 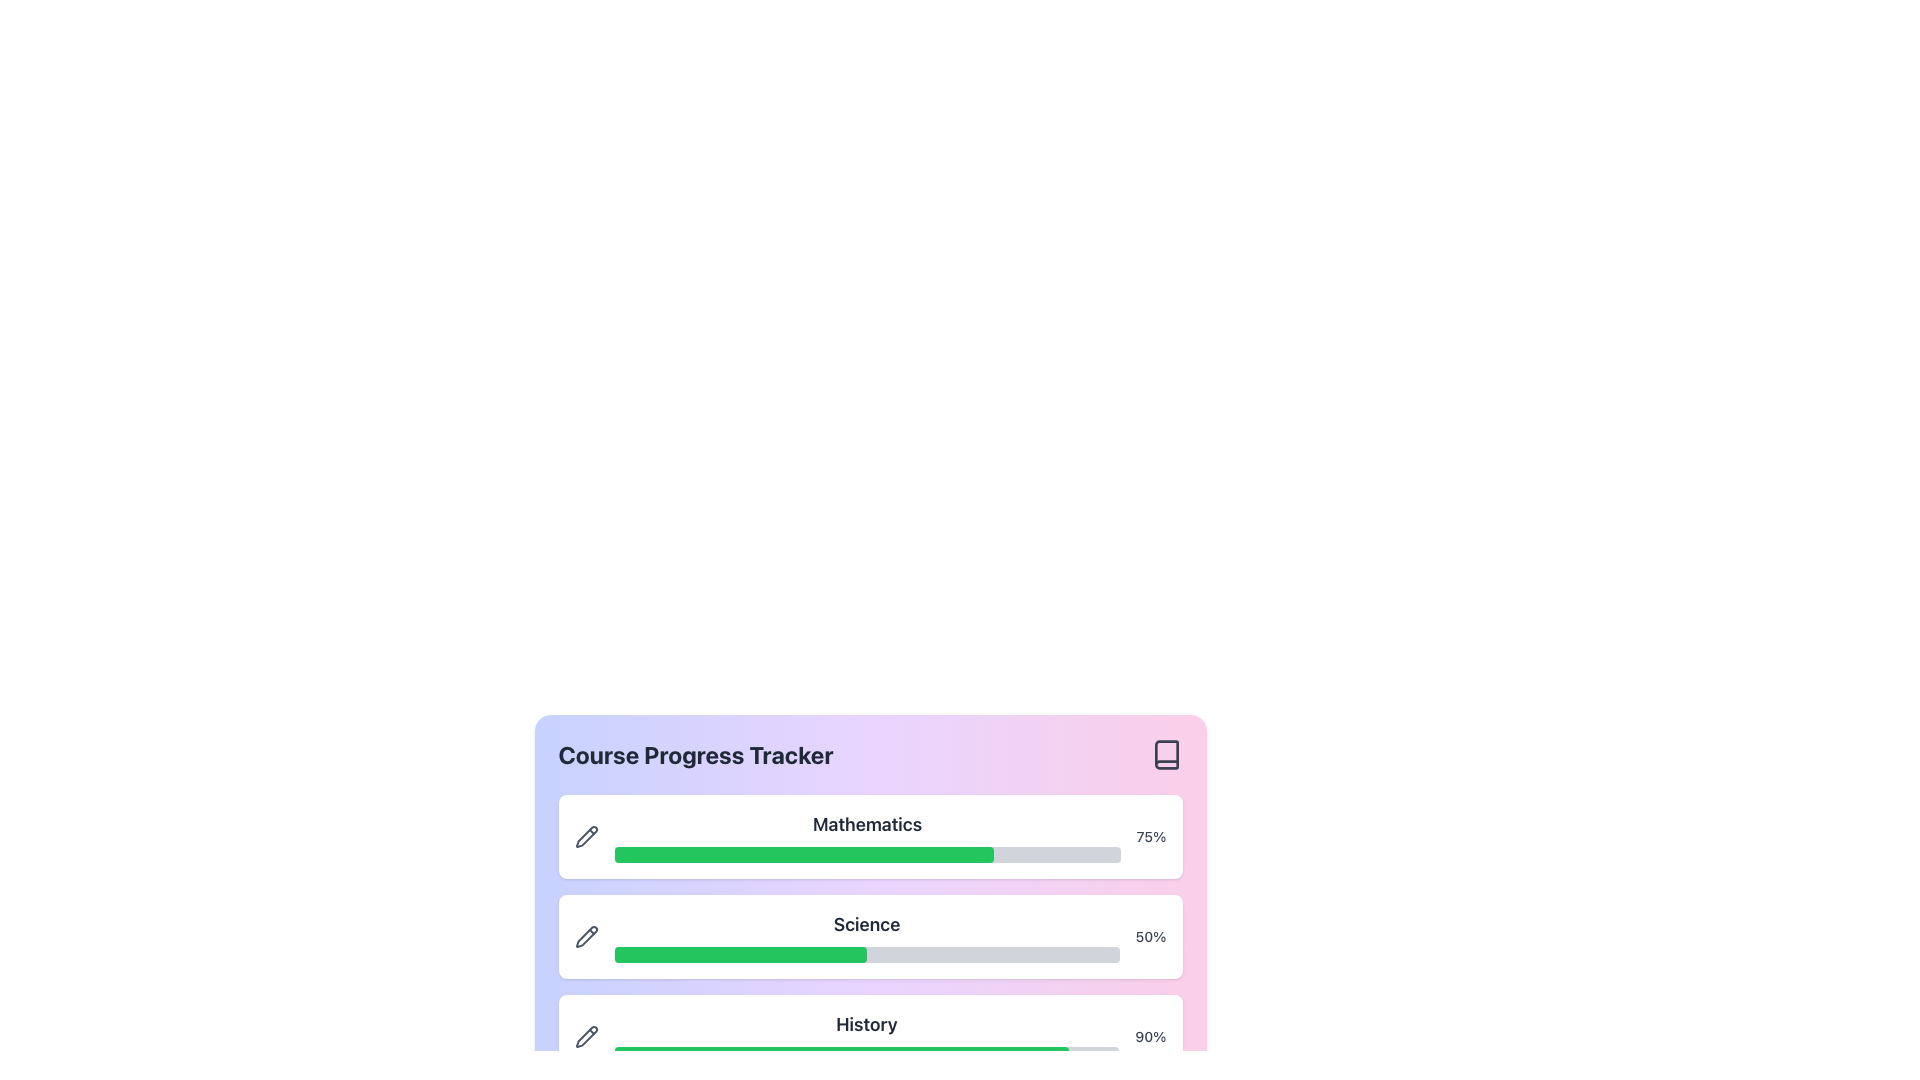 I want to click on the text label indicating the subject of the 'Science' course, which is positioned between the 'Mathematics' and 'History' course progress bars, so click(x=867, y=925).